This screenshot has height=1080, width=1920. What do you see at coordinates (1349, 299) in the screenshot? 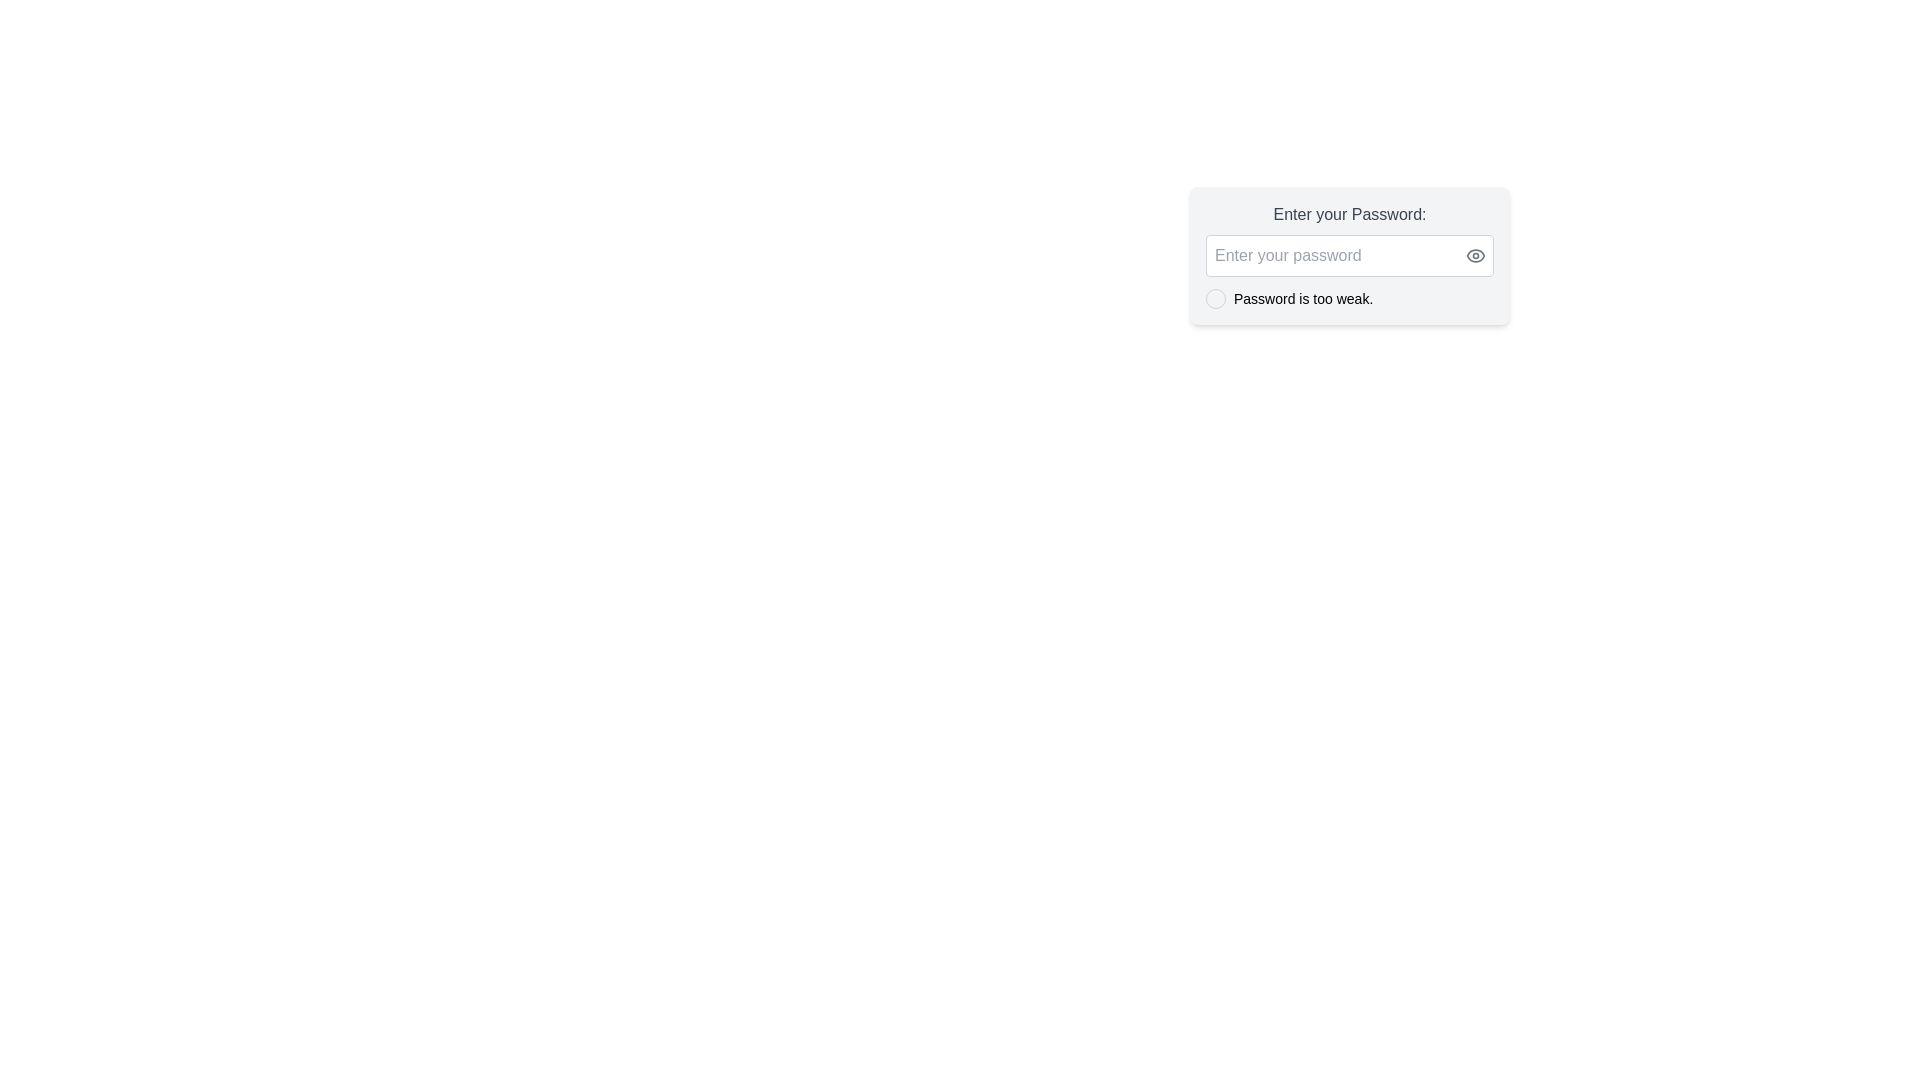
I see `feedback message displayed in the informational component indicating that the password is too weak, which is located below the 'Enter your Password:' label and input field` at bounding box center [1349, 299].